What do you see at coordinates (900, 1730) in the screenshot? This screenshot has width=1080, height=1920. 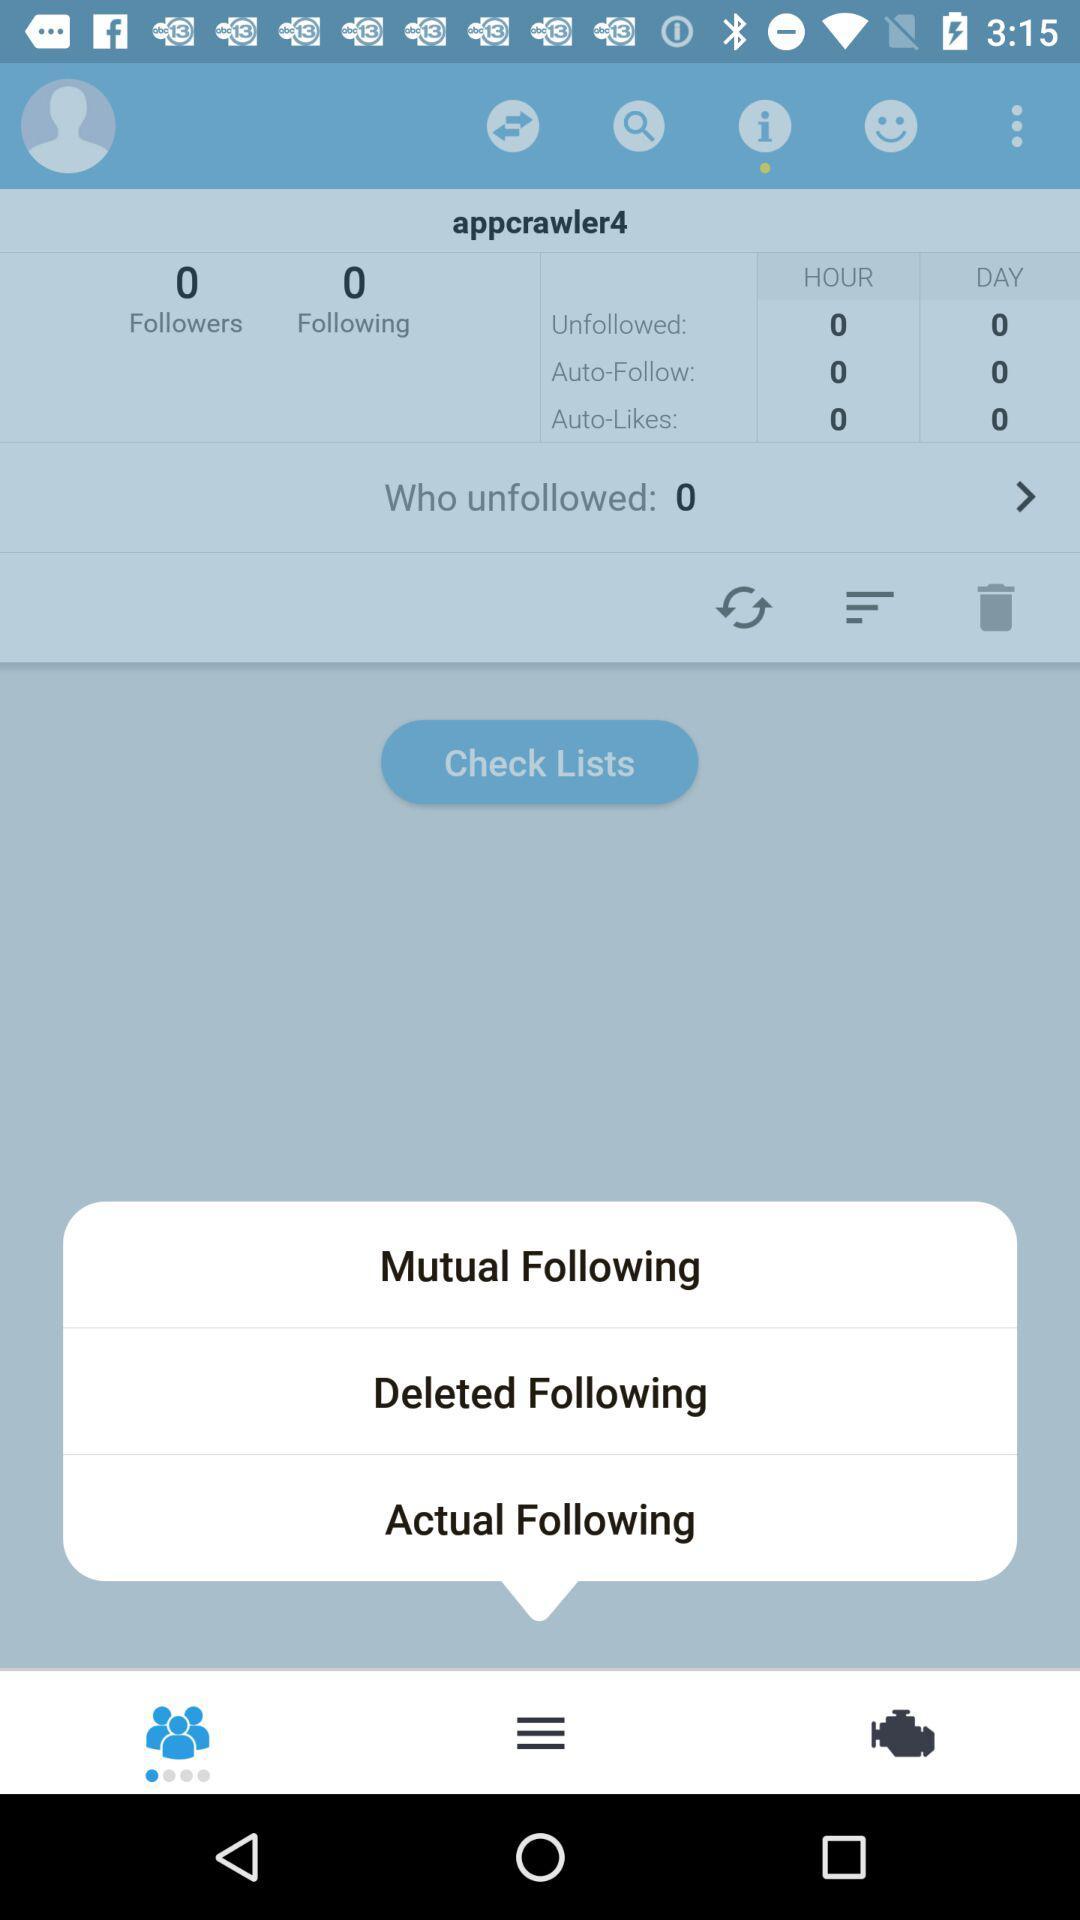 I see `the explore icon` at bounding box center [900, 1730].